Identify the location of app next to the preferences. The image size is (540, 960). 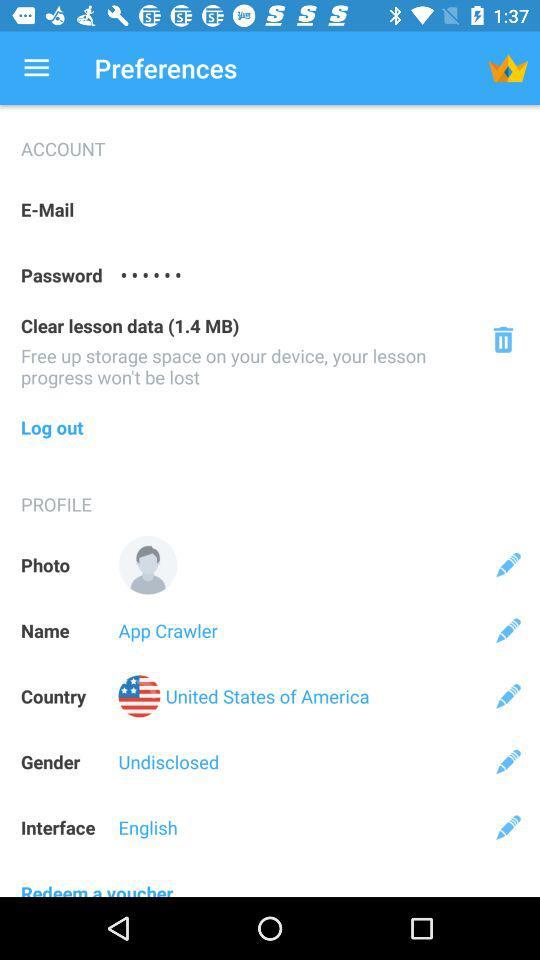
(36, 68).